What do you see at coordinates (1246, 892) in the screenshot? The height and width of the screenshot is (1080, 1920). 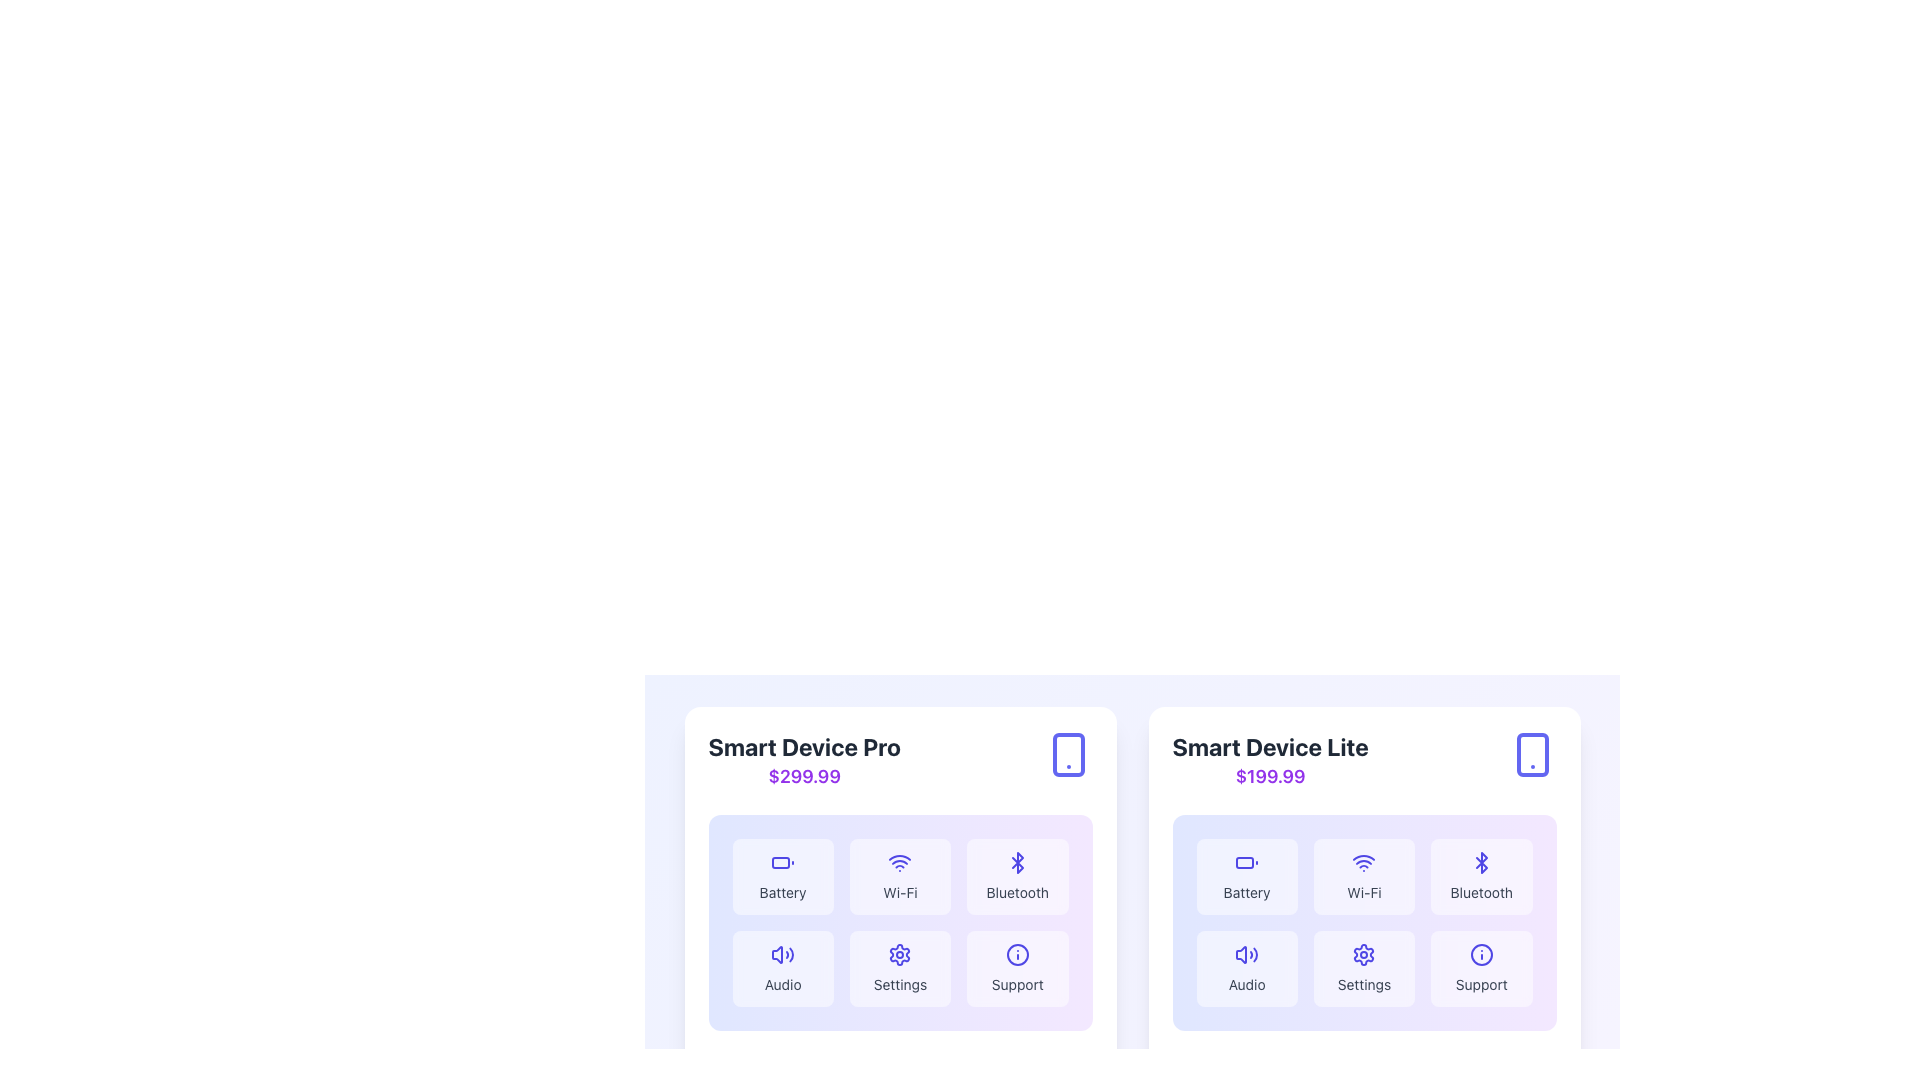 I see `the 'Battery' text label located at the bottom of the 'Smart Device Lite' card, positioned below the battery icon and adjacent to other feature blocks` at bounding box center [1246, 892].